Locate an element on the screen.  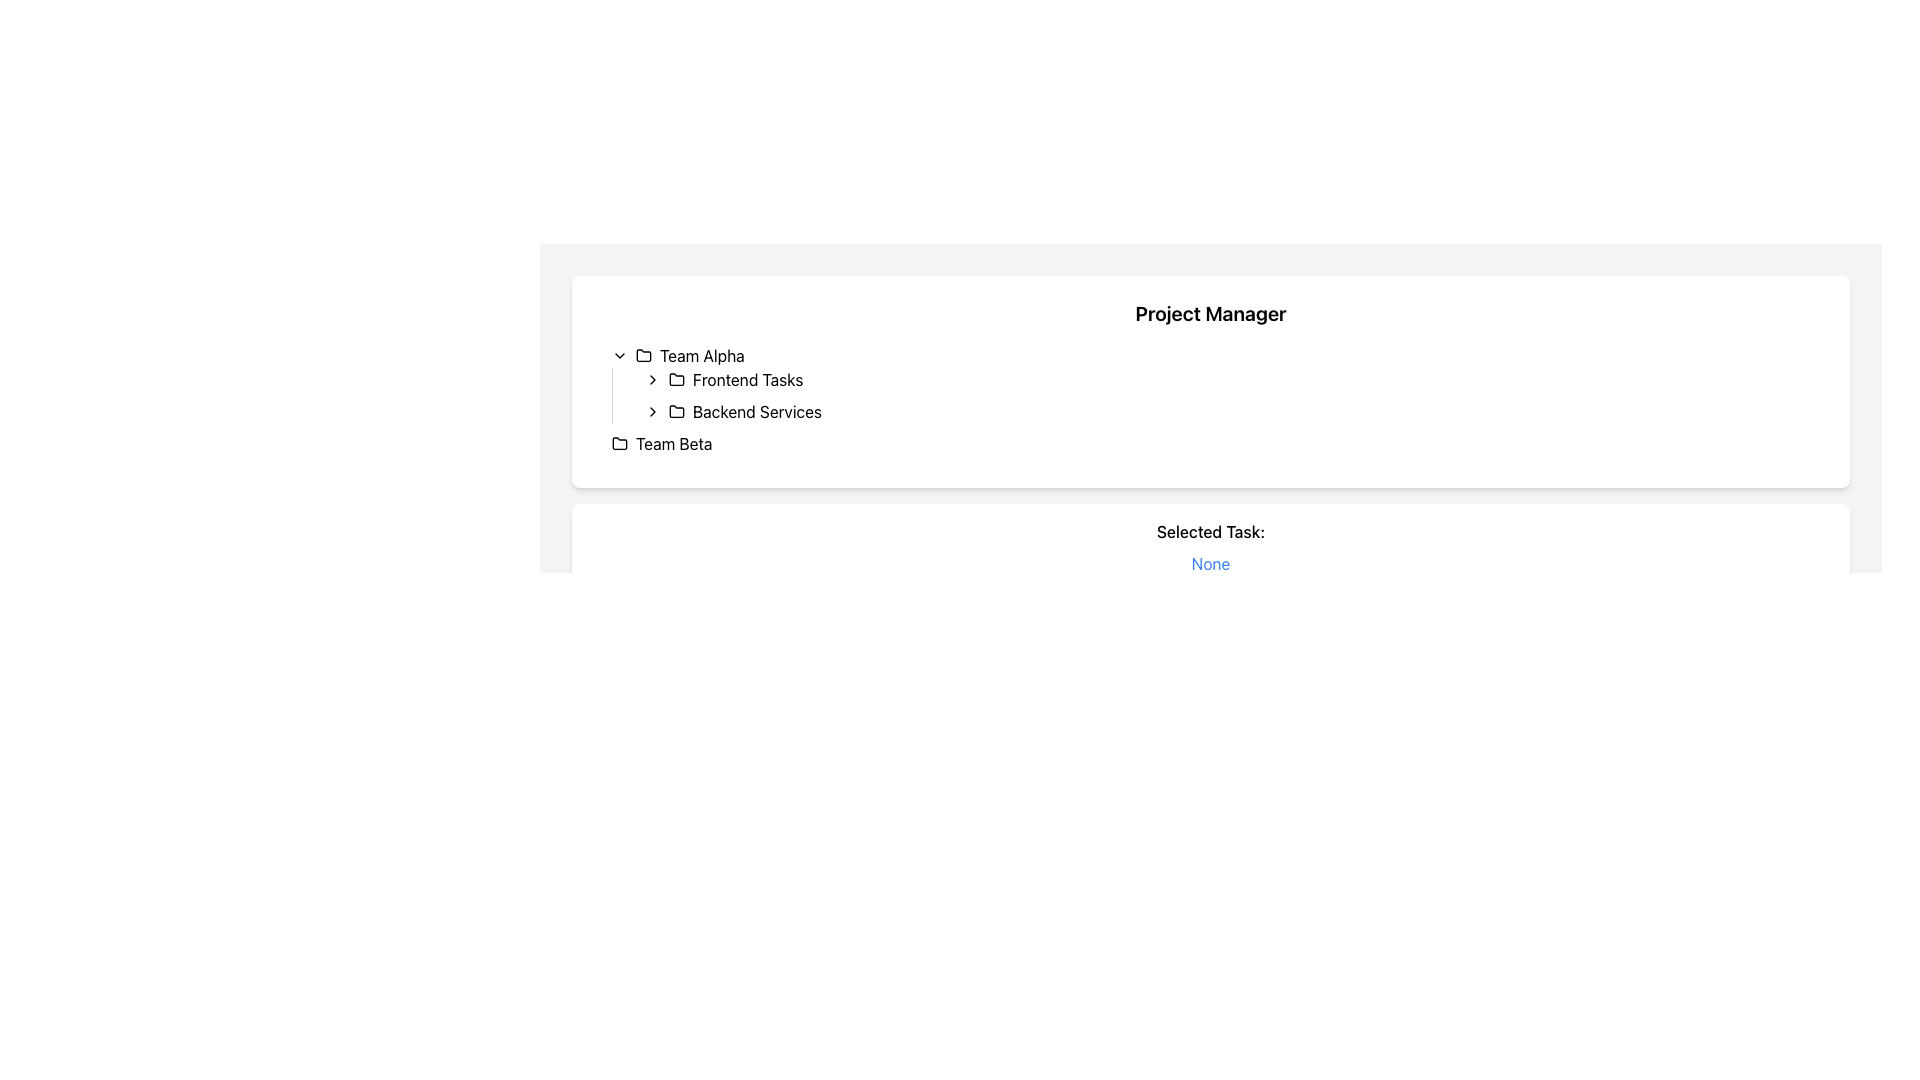
the text label element displaying 'Selected Task:' which is styled in medium font weight and located above the blue-texted value 'None' is located at coordinates (1209, 531).